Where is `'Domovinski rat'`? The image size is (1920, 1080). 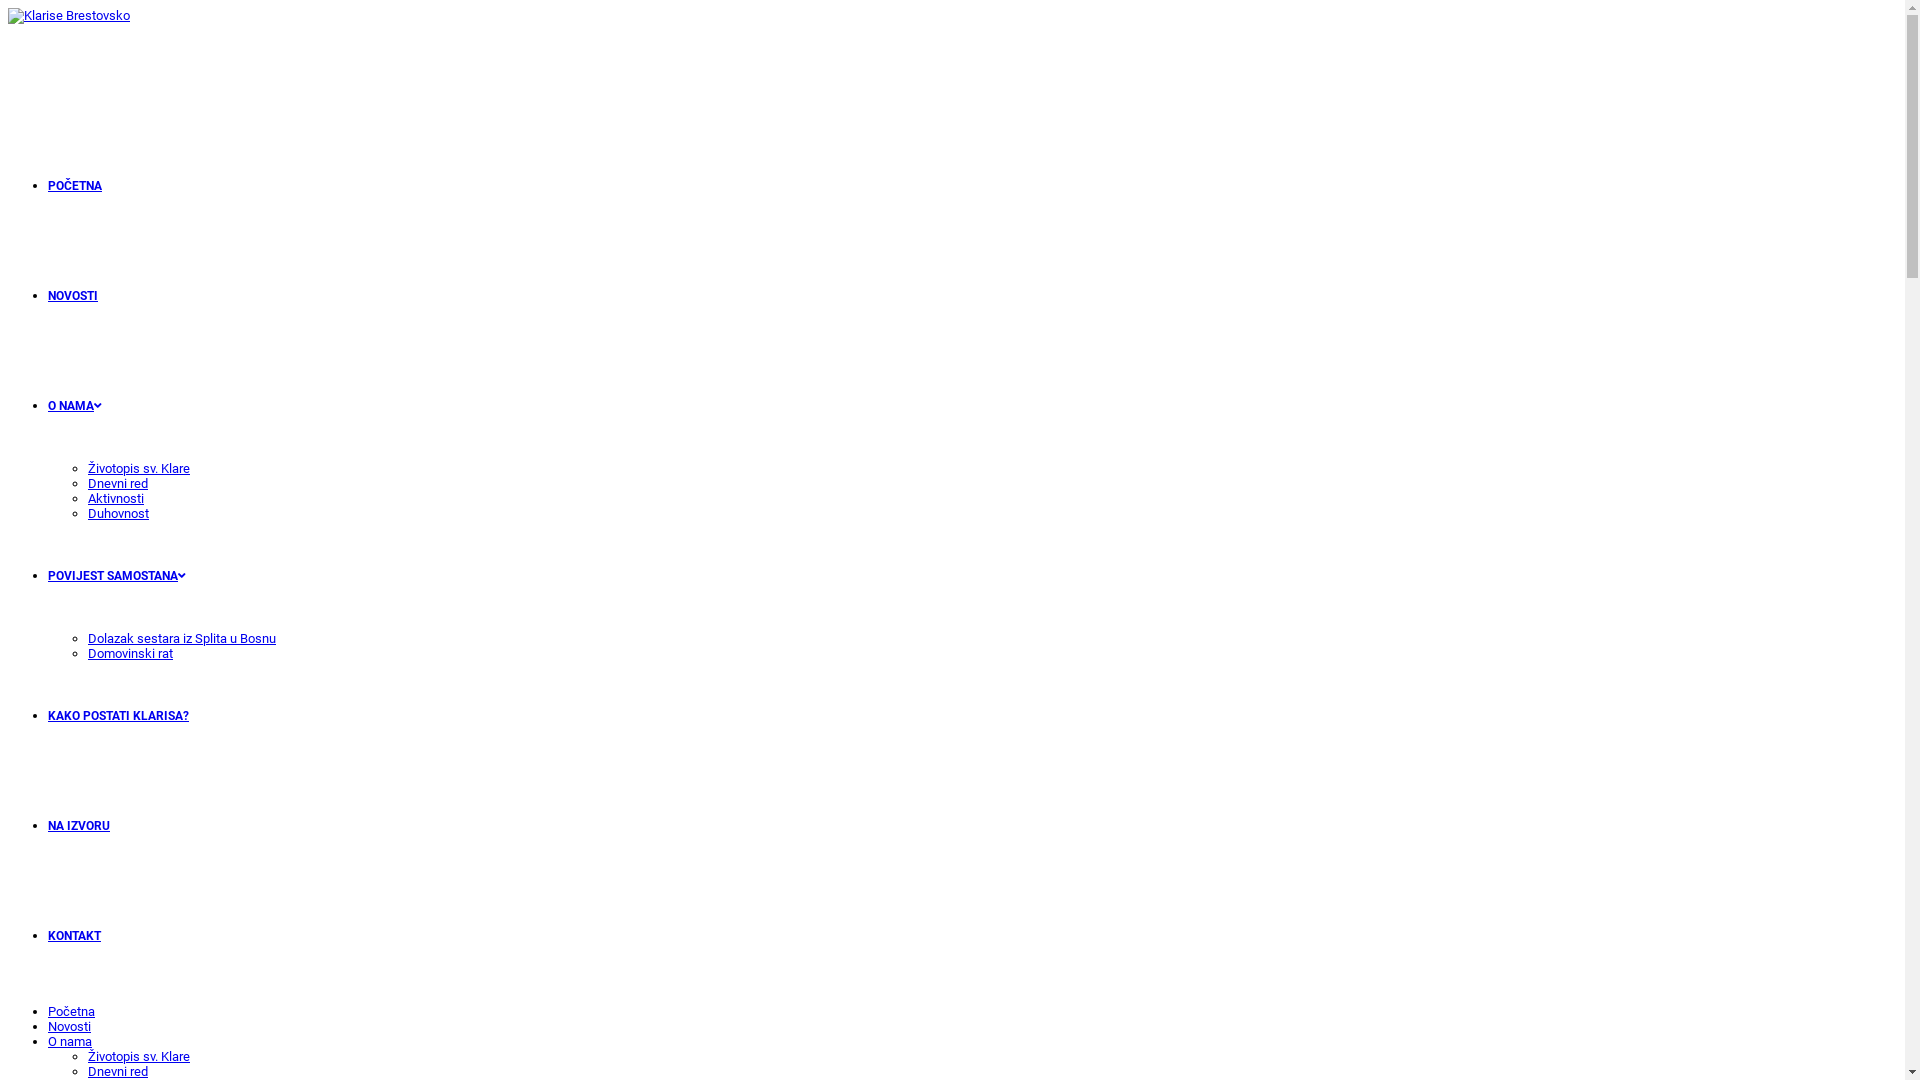 'Domovinski rat' is located at coordinates (129, 653).